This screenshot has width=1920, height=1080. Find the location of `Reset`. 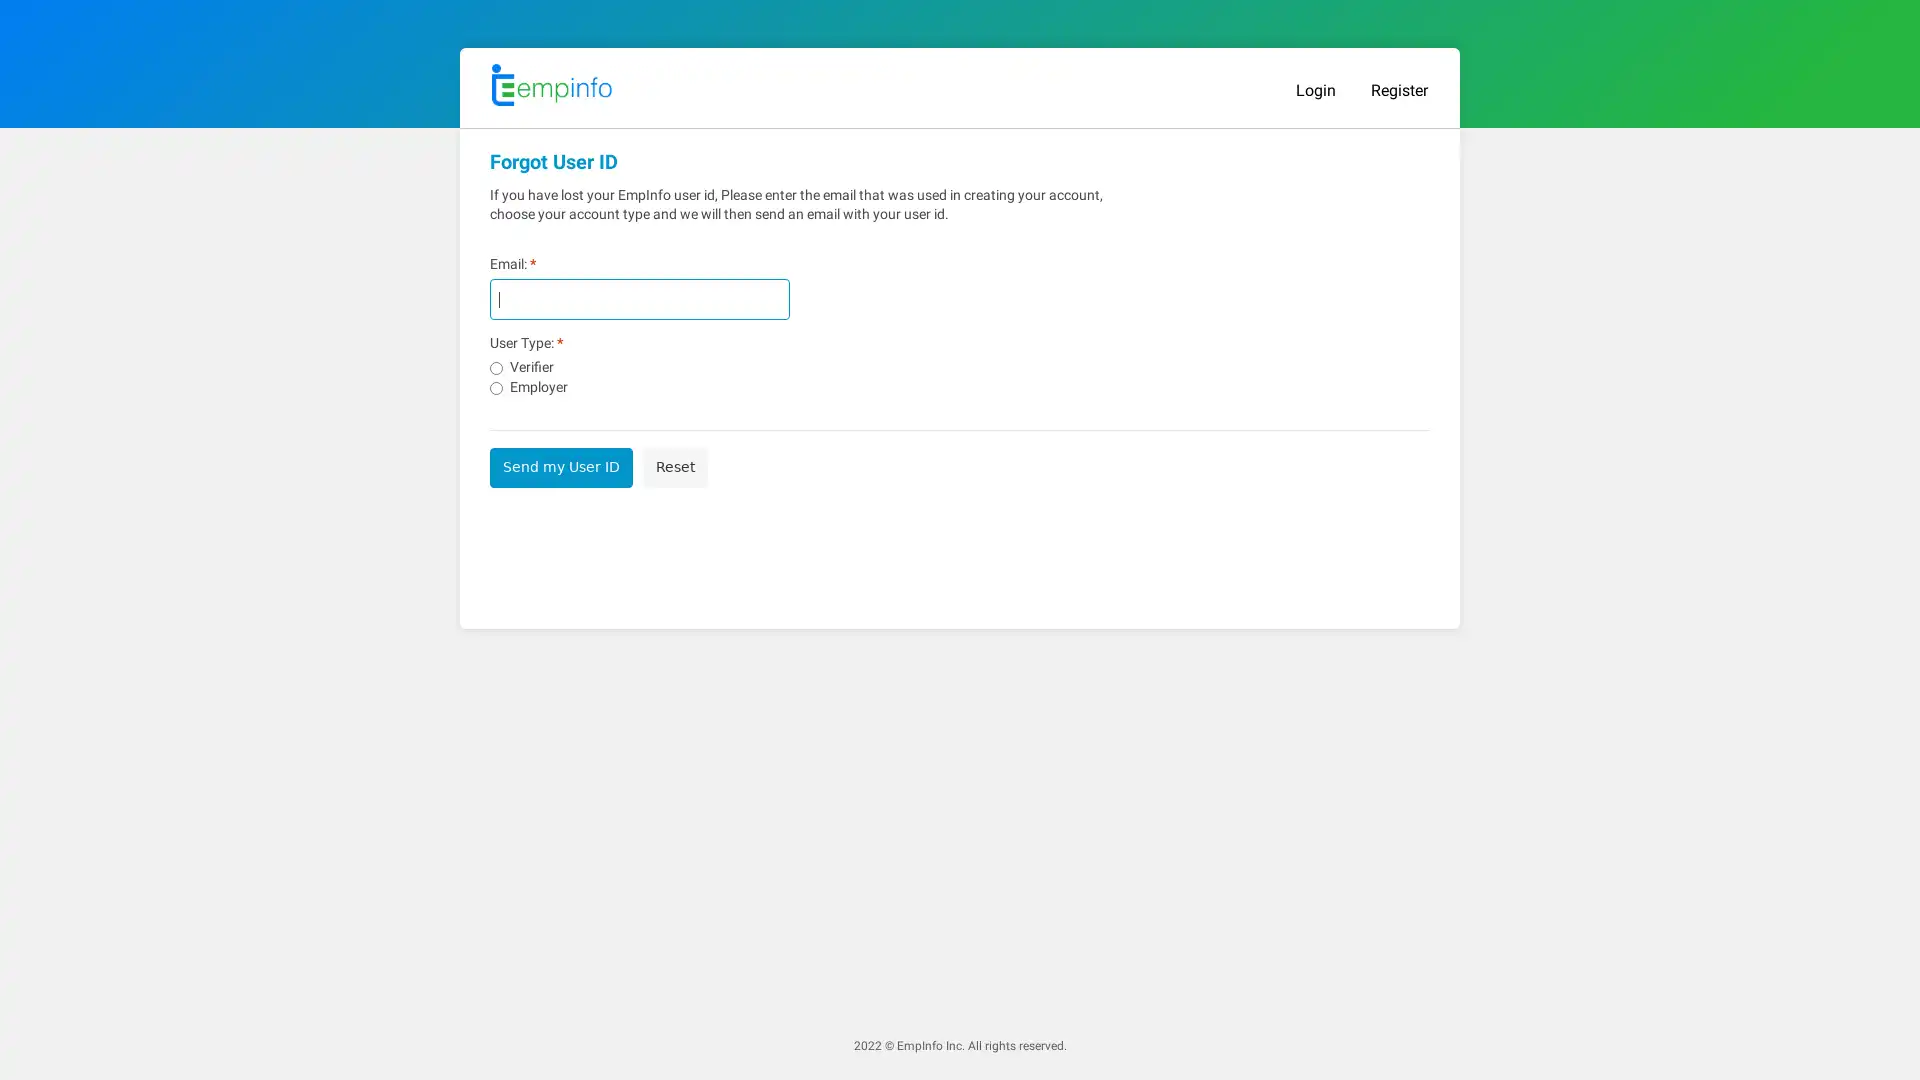

Reset is located at coordinates (675, 466).